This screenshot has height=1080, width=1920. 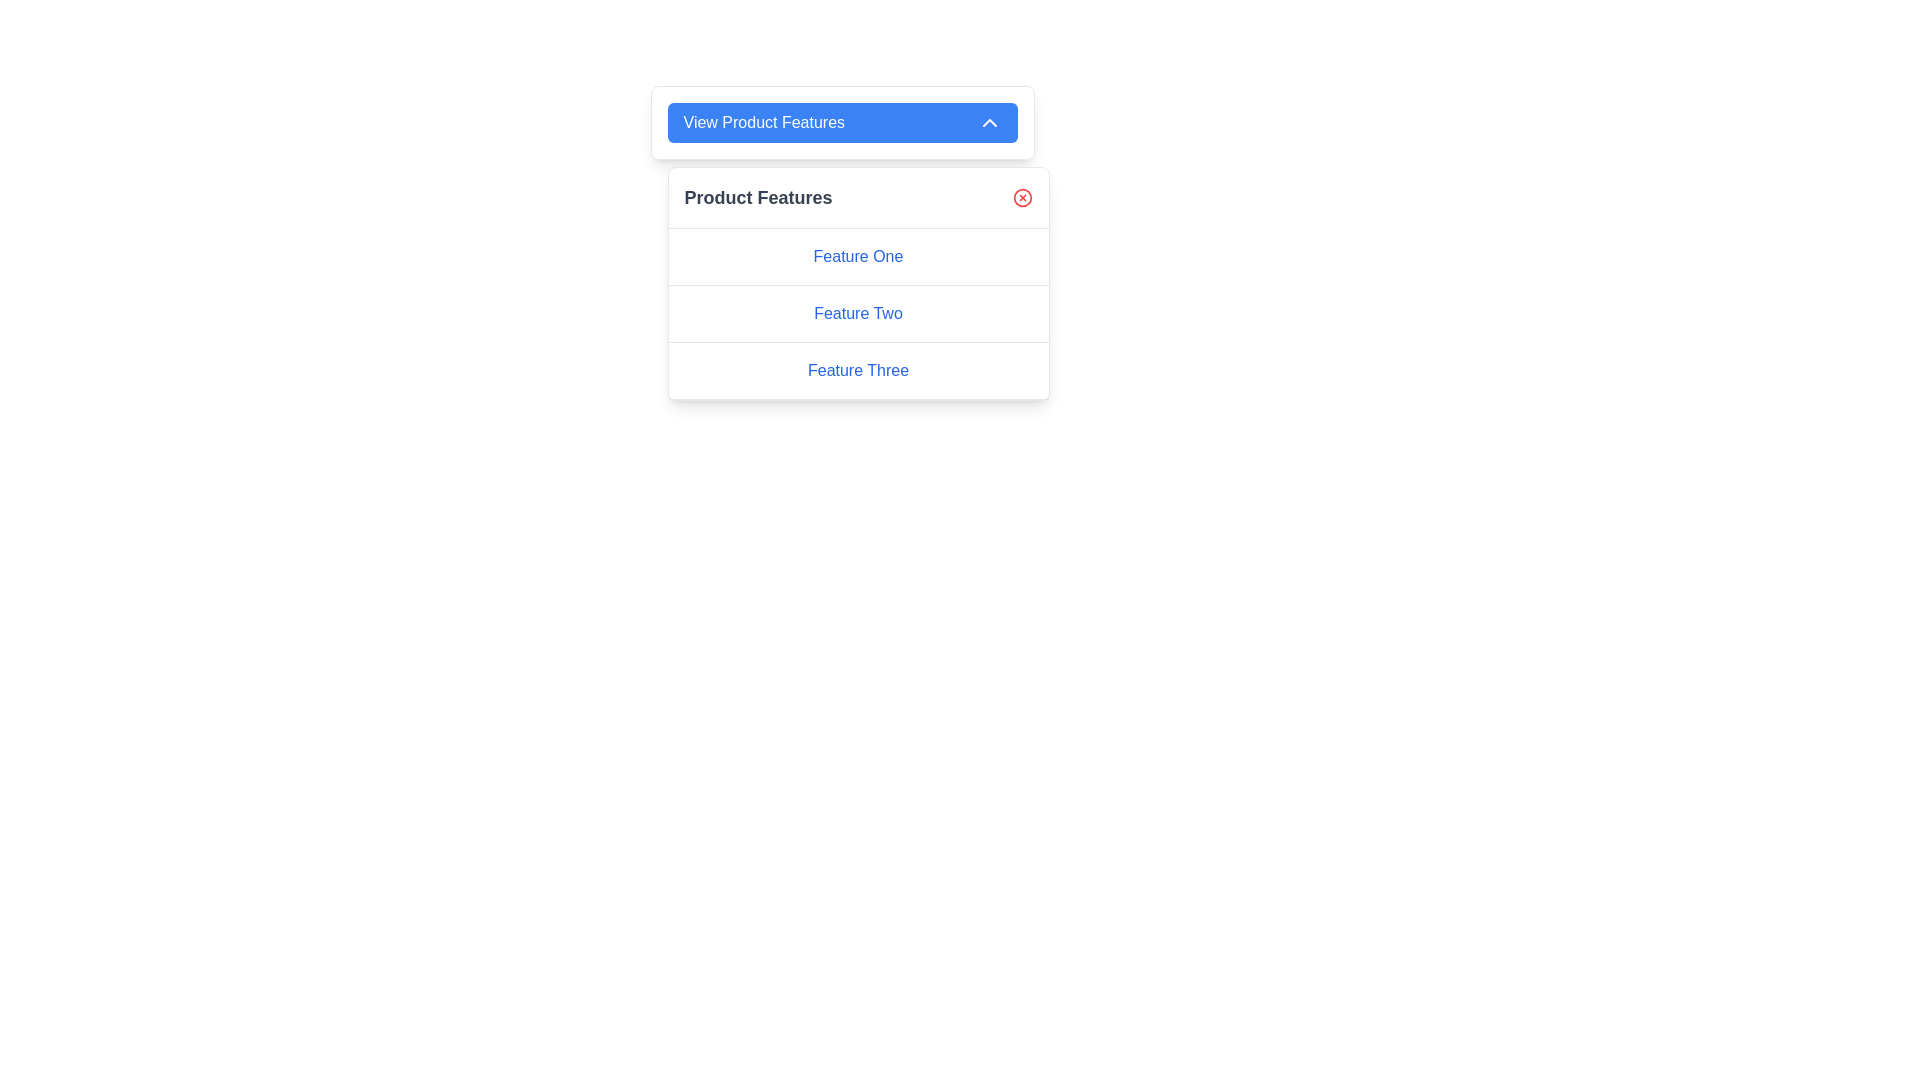 I want to click on the list component containing individual clickable items located directly below the 'Product Features' section, so click(x=858, y=314).